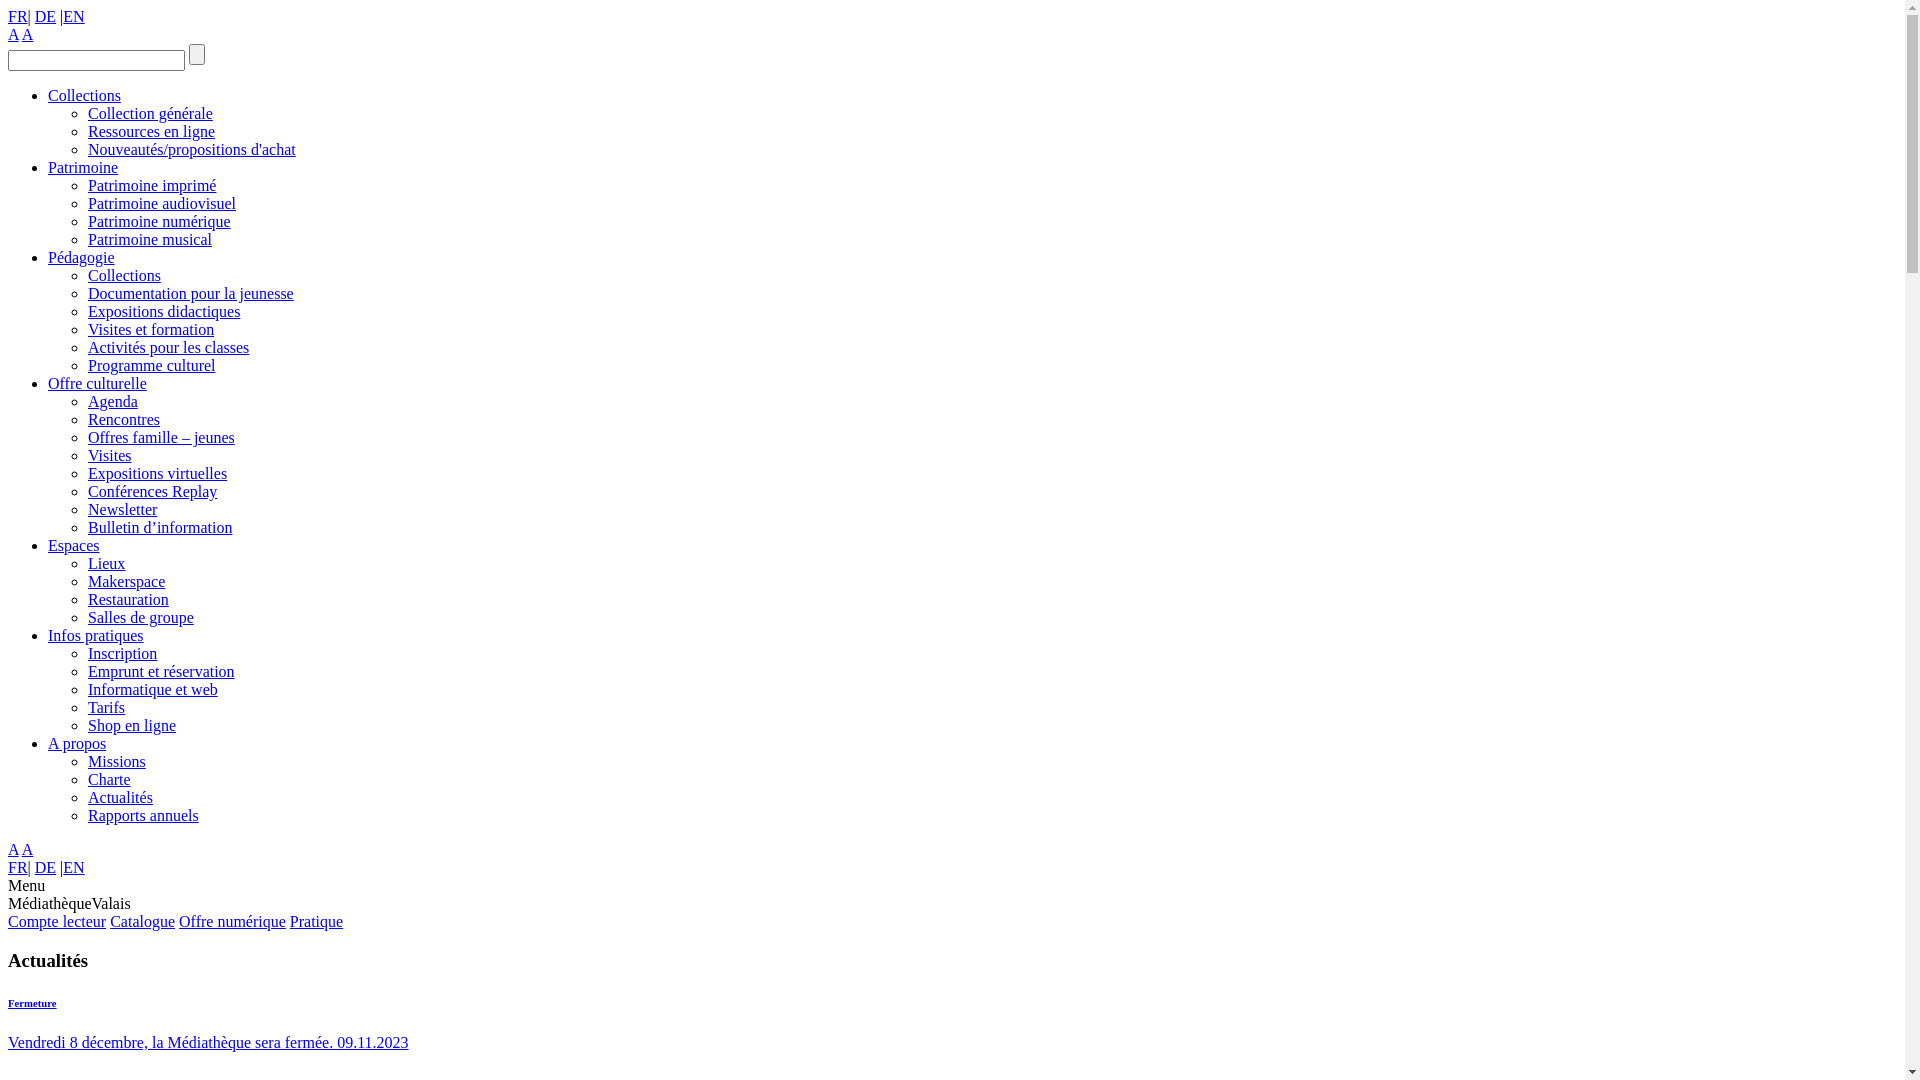 Image resolution: width=1920 pixels, height=1080 pixels. Describe the element at coordinates (18, 16) in the screenshot. I see `'FR'` at that location.